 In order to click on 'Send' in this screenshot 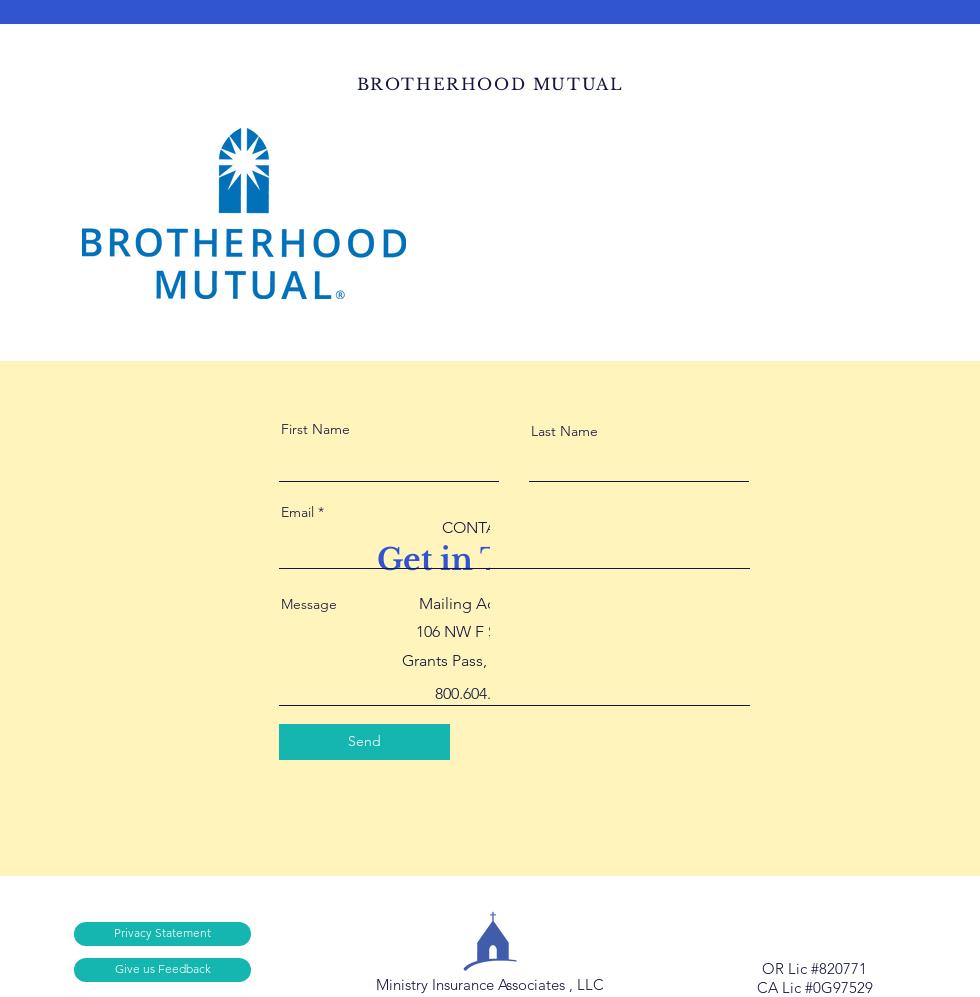, I will do `click(364, 740)`.